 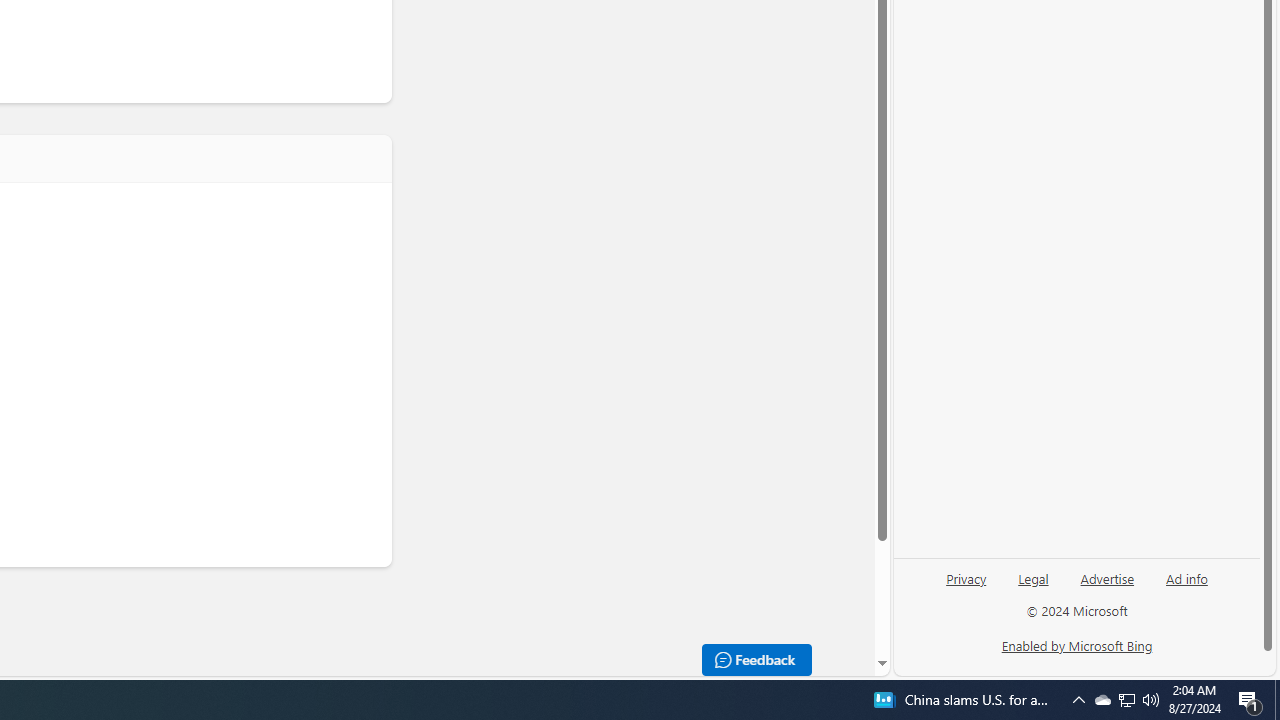 I want to click on 'Advertise', so click(x=1106, y=577).